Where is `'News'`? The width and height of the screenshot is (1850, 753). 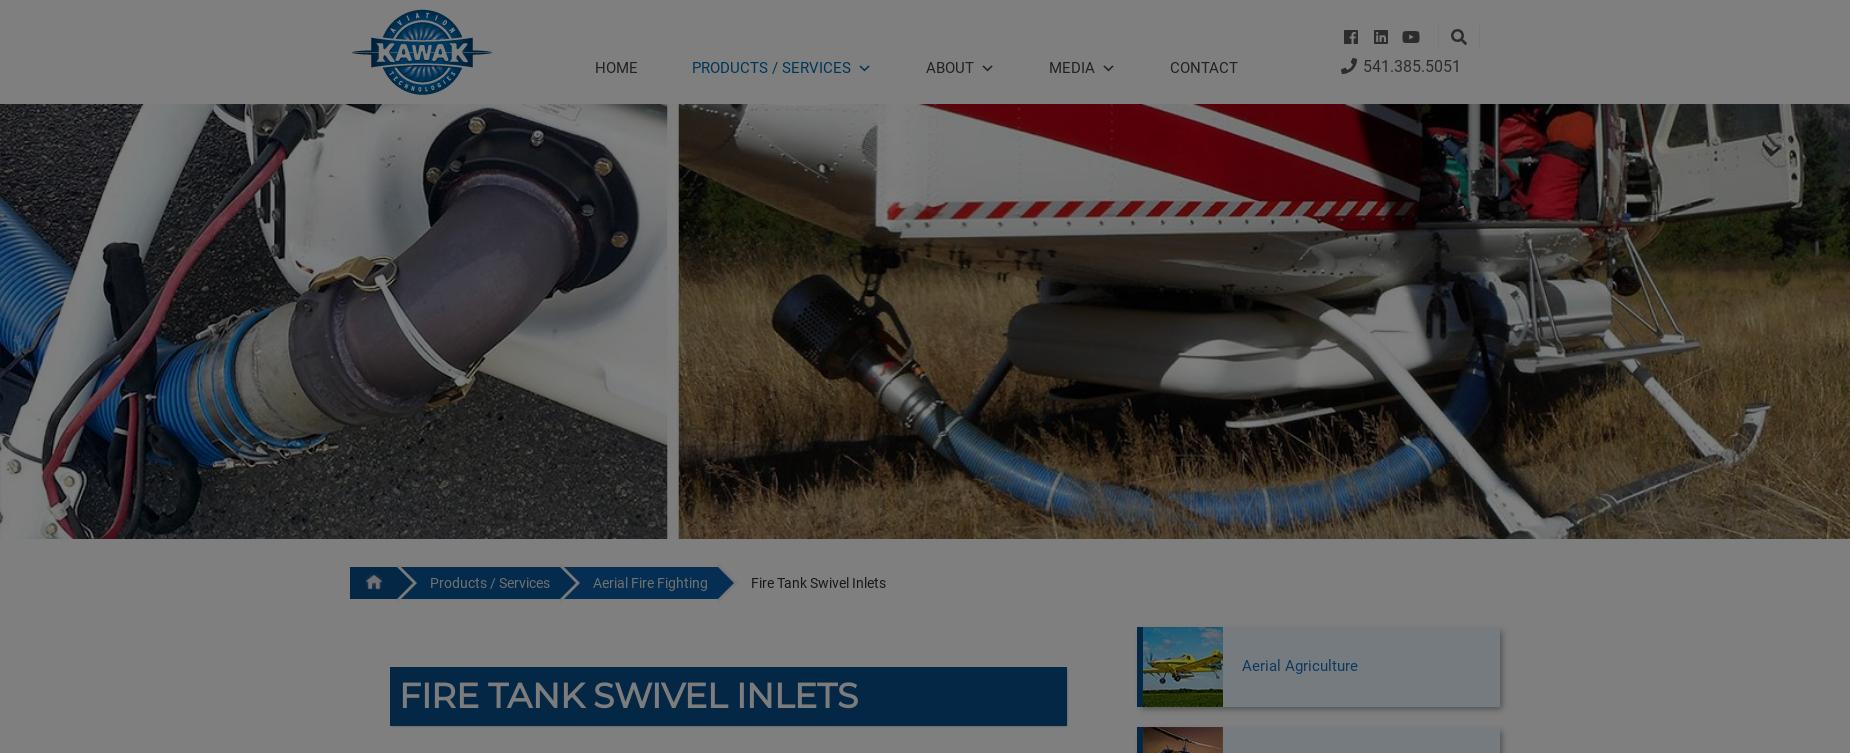
'News' is located at coordinates (1062, 170).